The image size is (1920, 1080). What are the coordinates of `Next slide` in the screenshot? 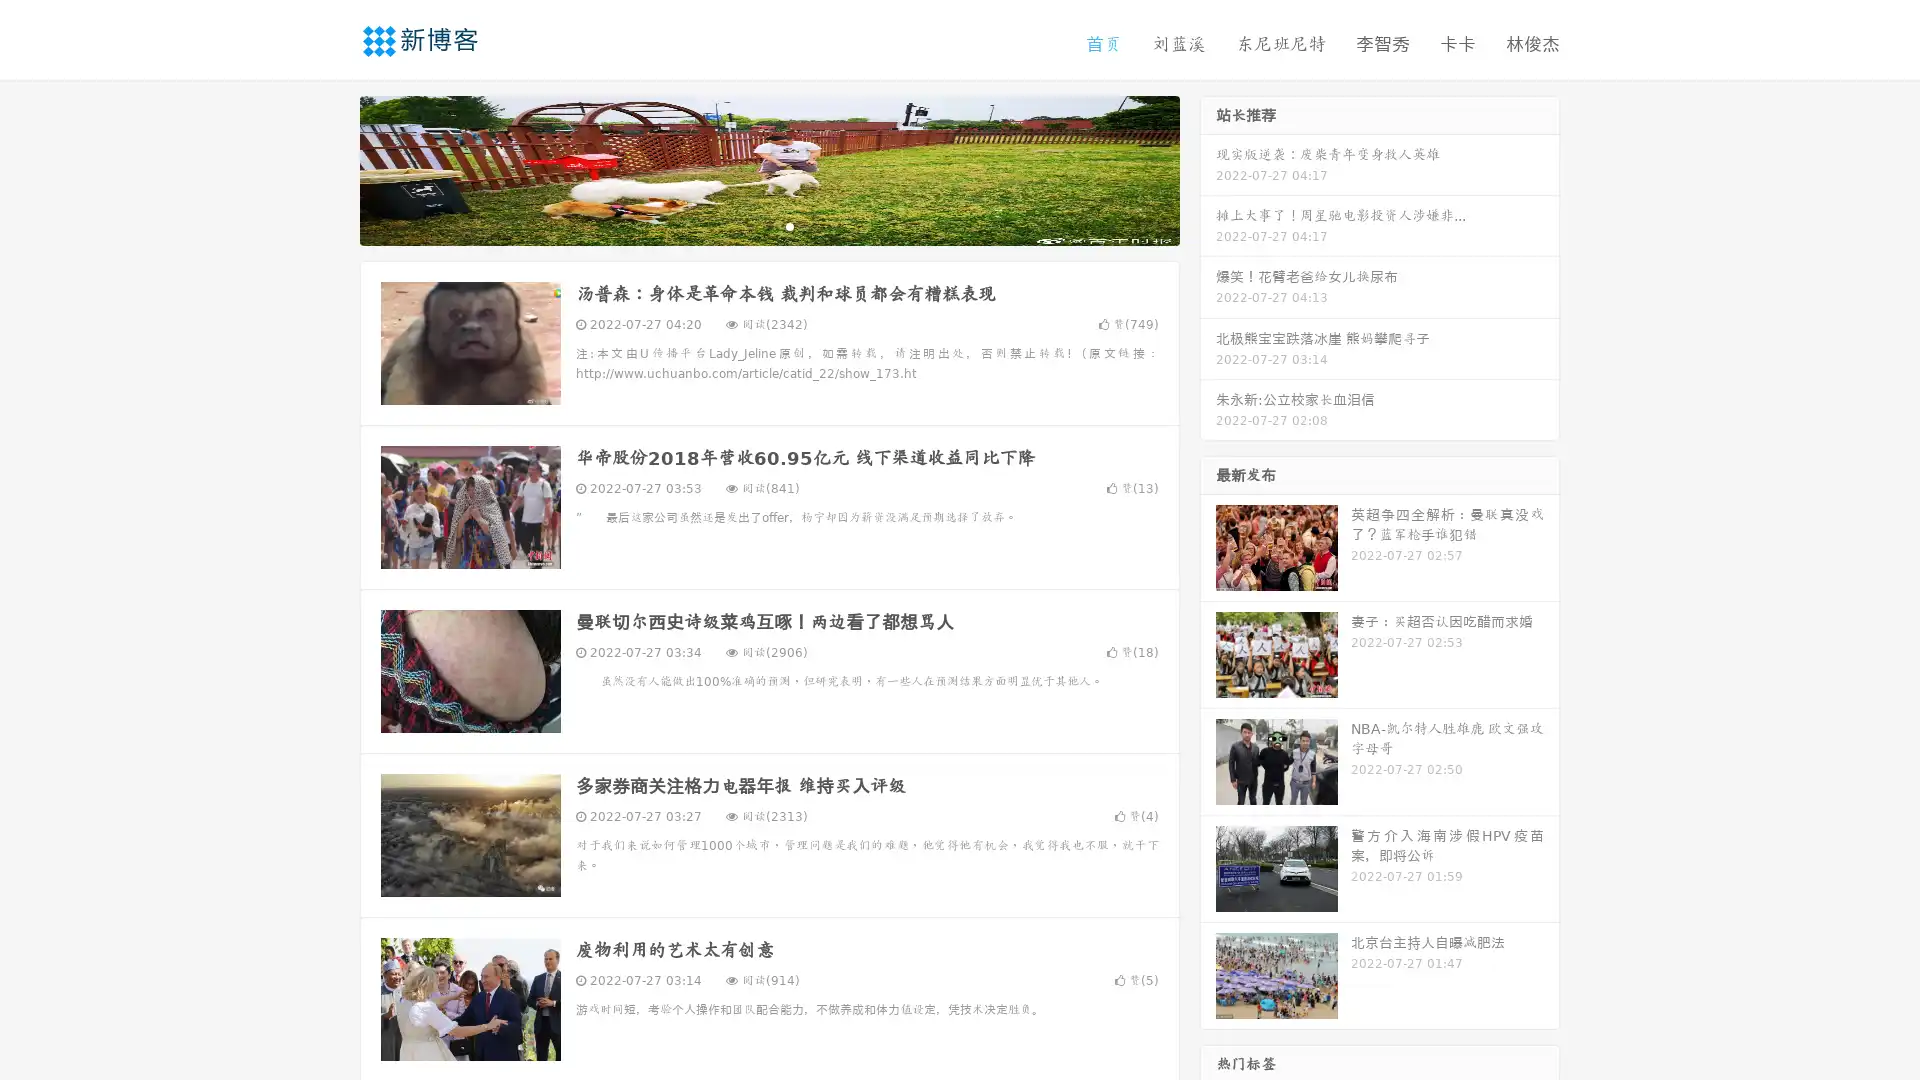 It's located at (1208, 168).